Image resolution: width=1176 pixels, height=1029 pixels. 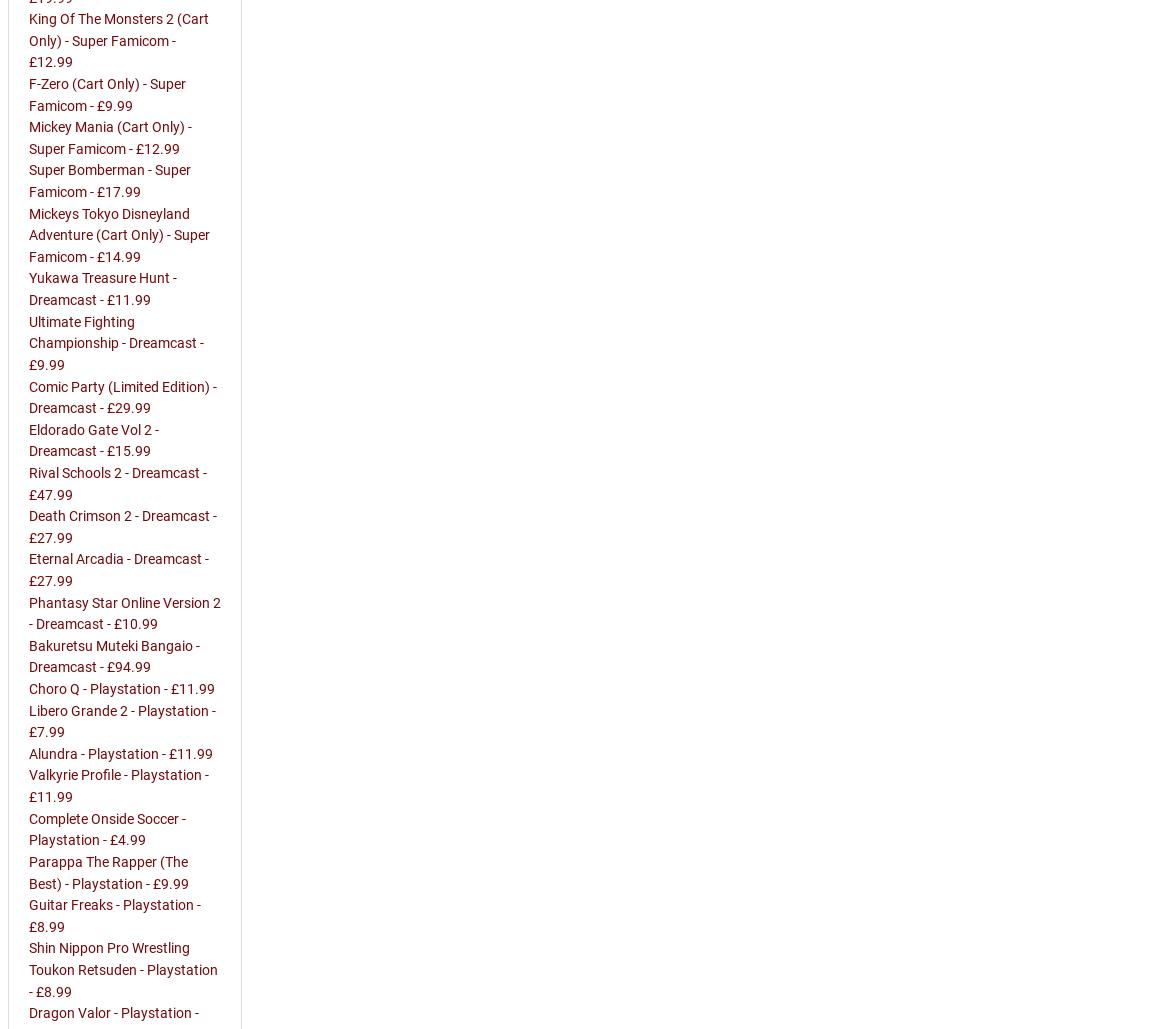 I want to click on 'Rival Schools 2 - Dreamcast - £47.99', so click(x=117, y=483).